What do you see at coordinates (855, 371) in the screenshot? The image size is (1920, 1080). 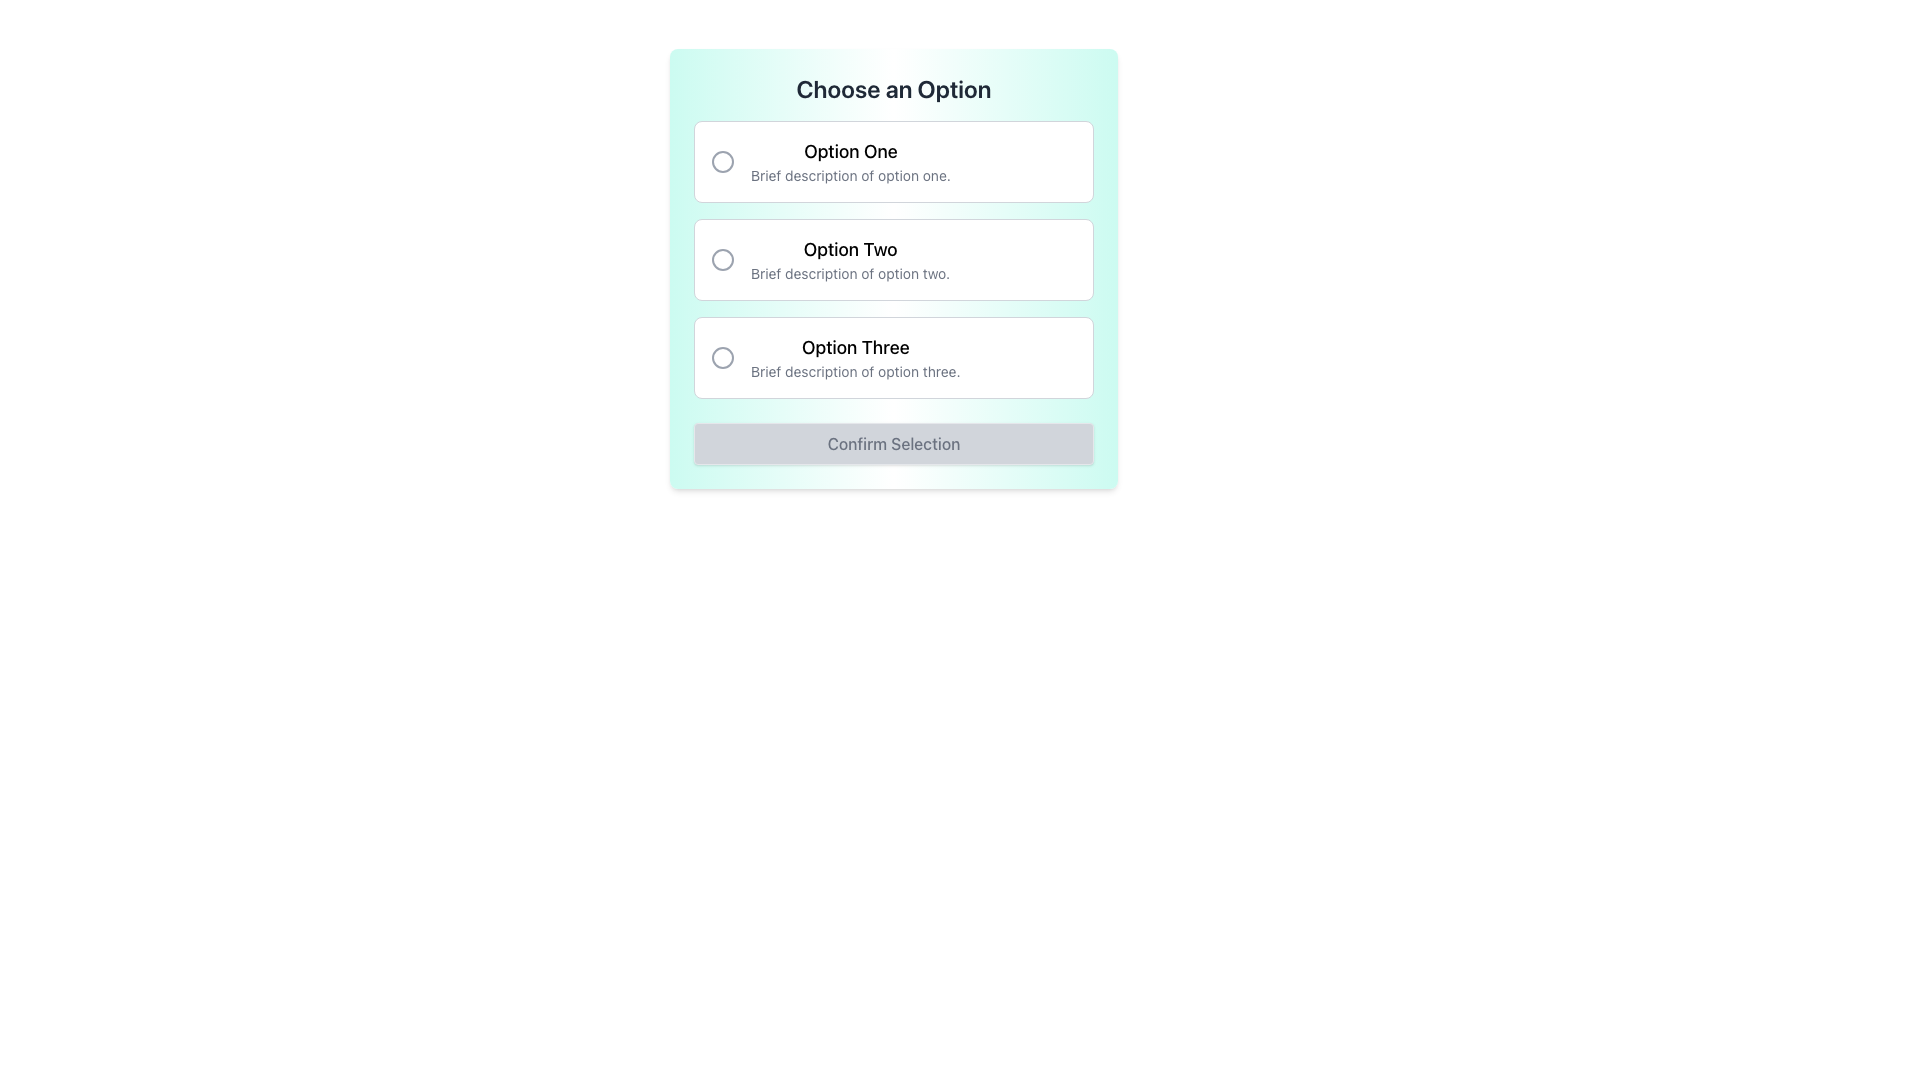 I see `the text element reading 'Brief description of option three.' located beneath the title 'Option Three'` at bounding box center [855, 371].